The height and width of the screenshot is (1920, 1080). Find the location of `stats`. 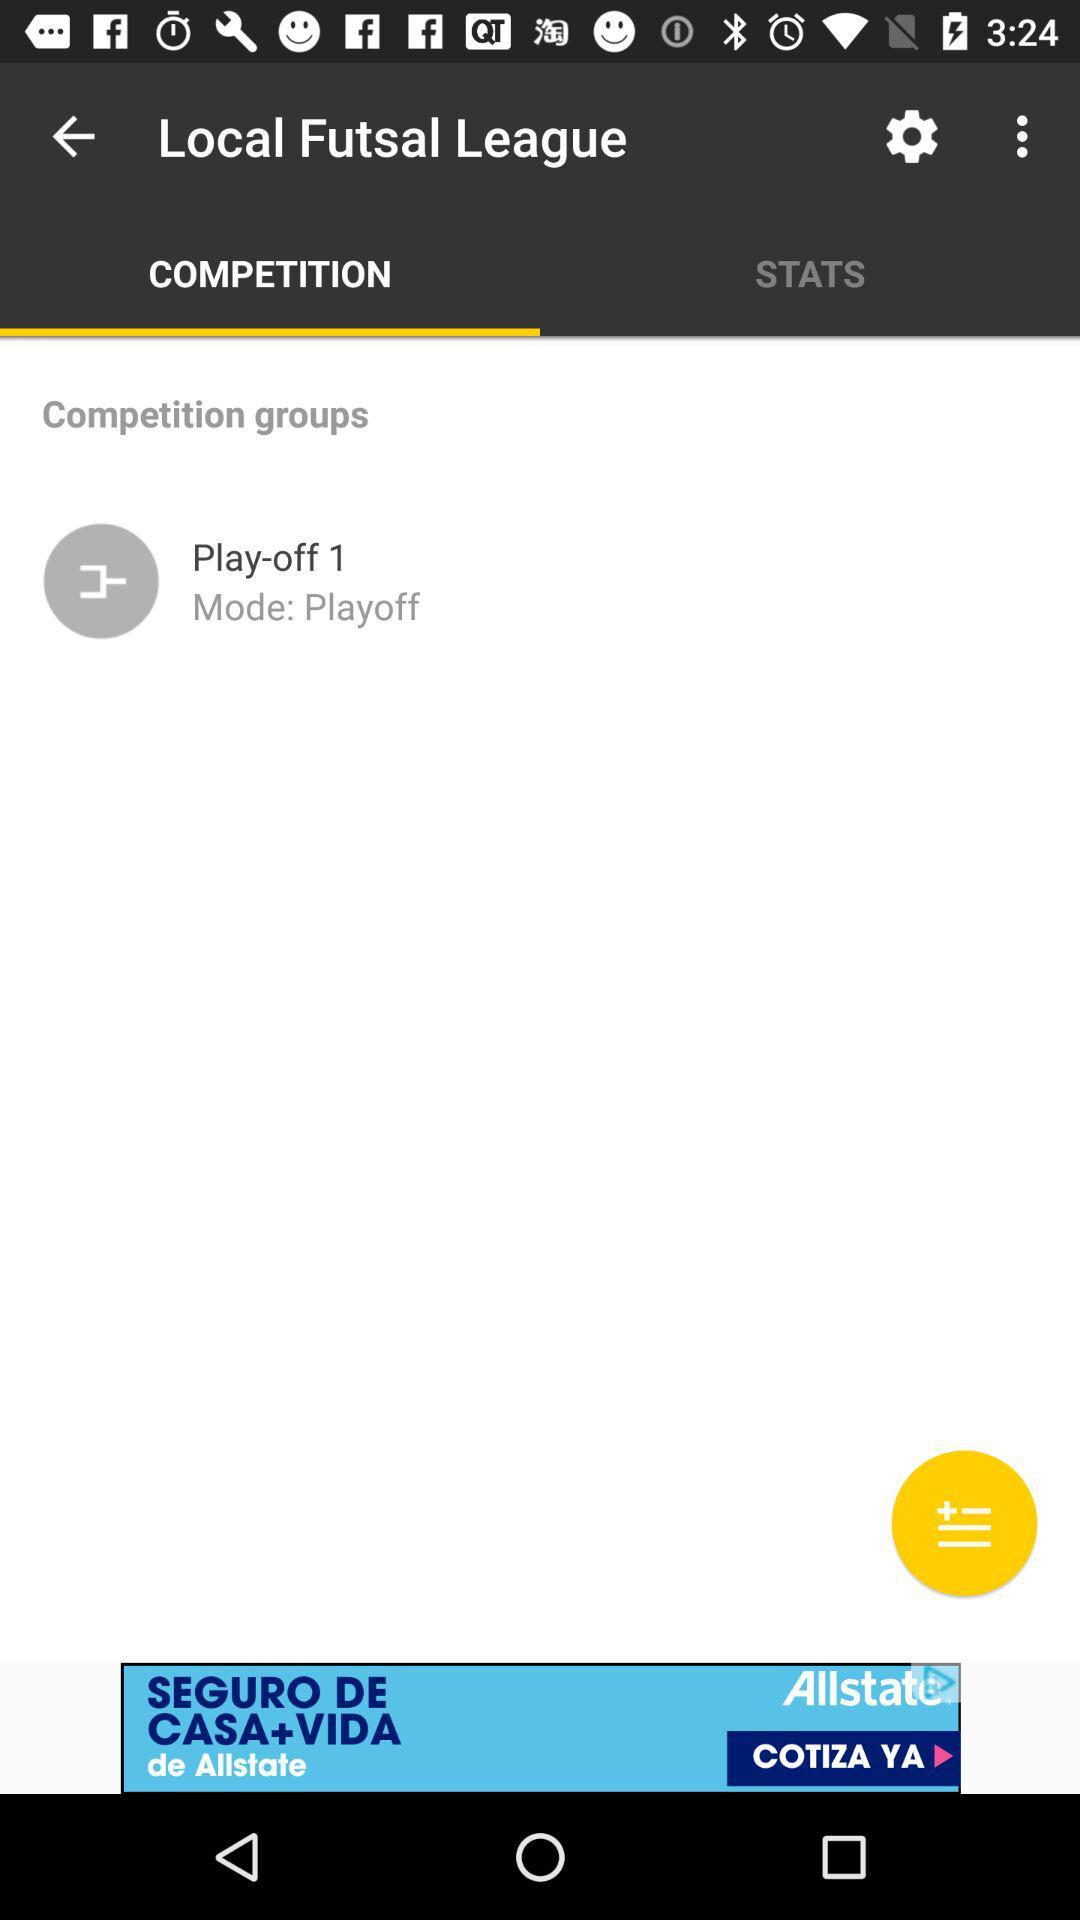

stats is located at coordinates (810, 272).